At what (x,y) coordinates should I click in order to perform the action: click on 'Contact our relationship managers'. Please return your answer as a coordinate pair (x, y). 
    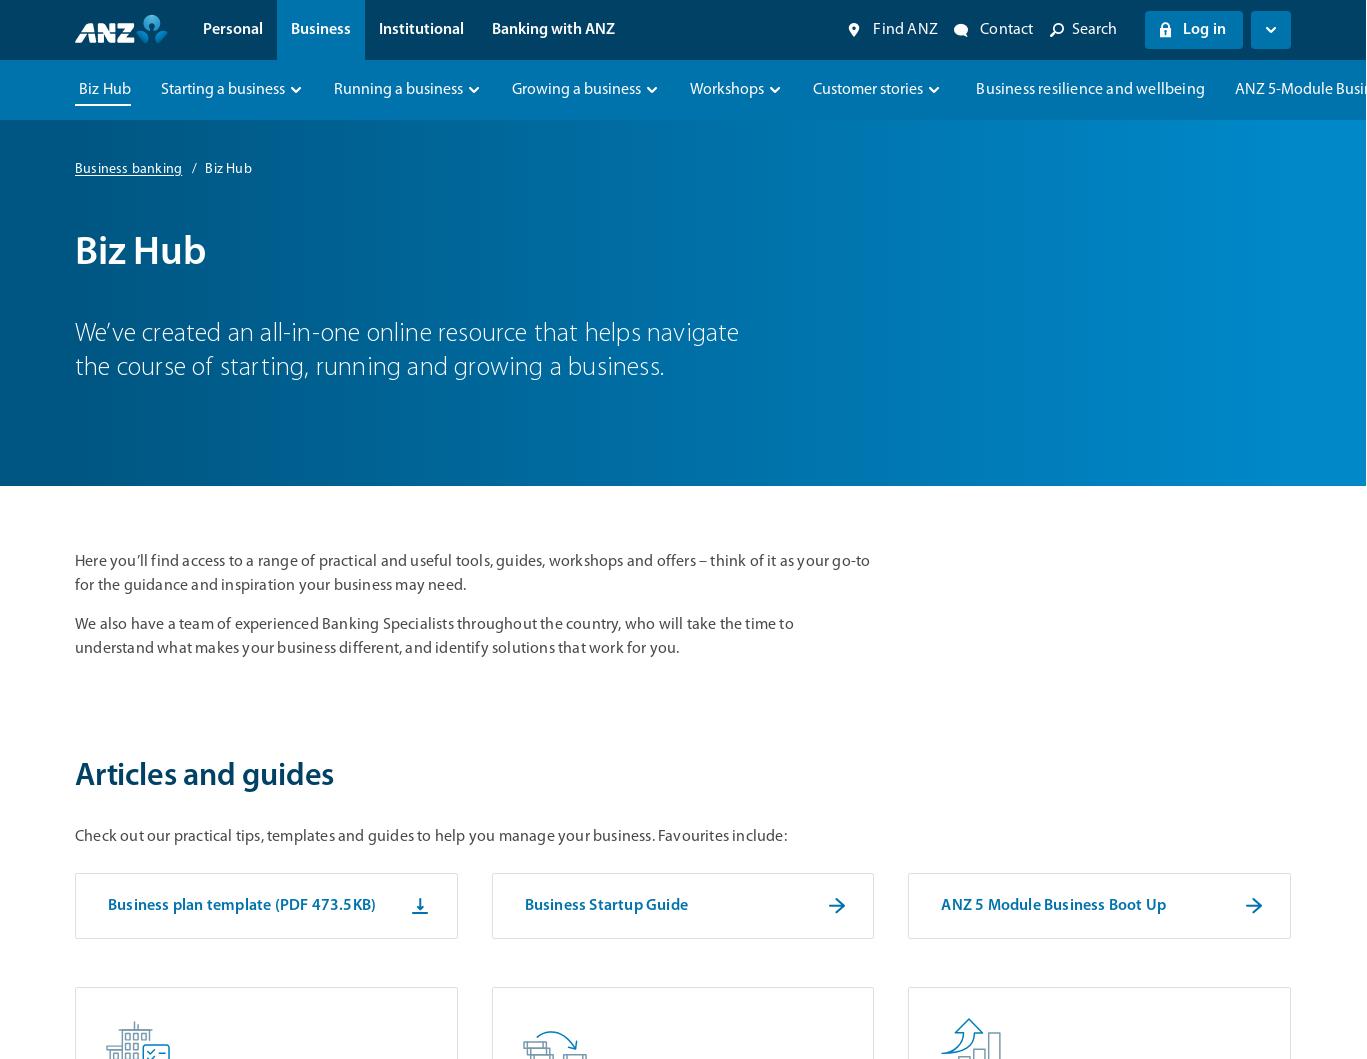
    Looking at the image, I should click on (402, 315).